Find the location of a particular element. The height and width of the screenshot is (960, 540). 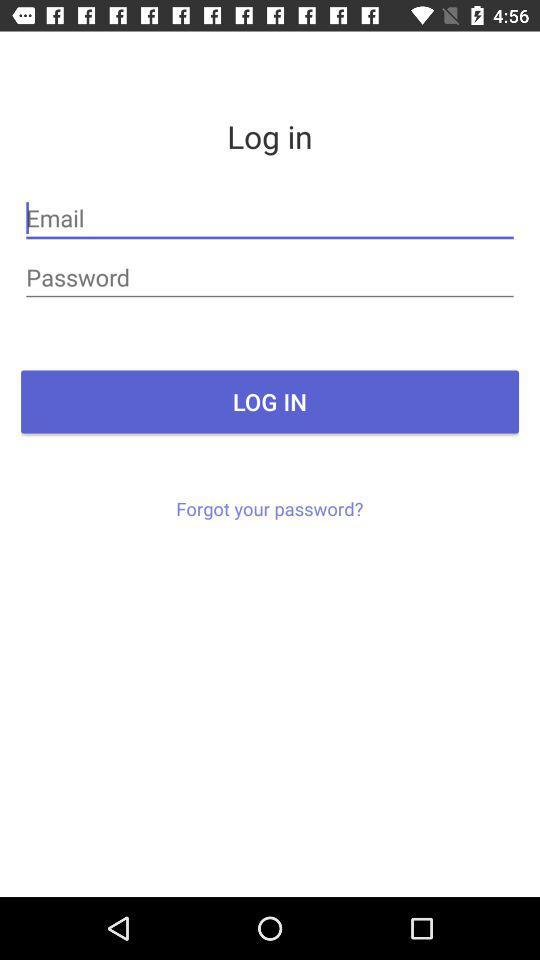

email entry field is located at coordinates (270, 218).